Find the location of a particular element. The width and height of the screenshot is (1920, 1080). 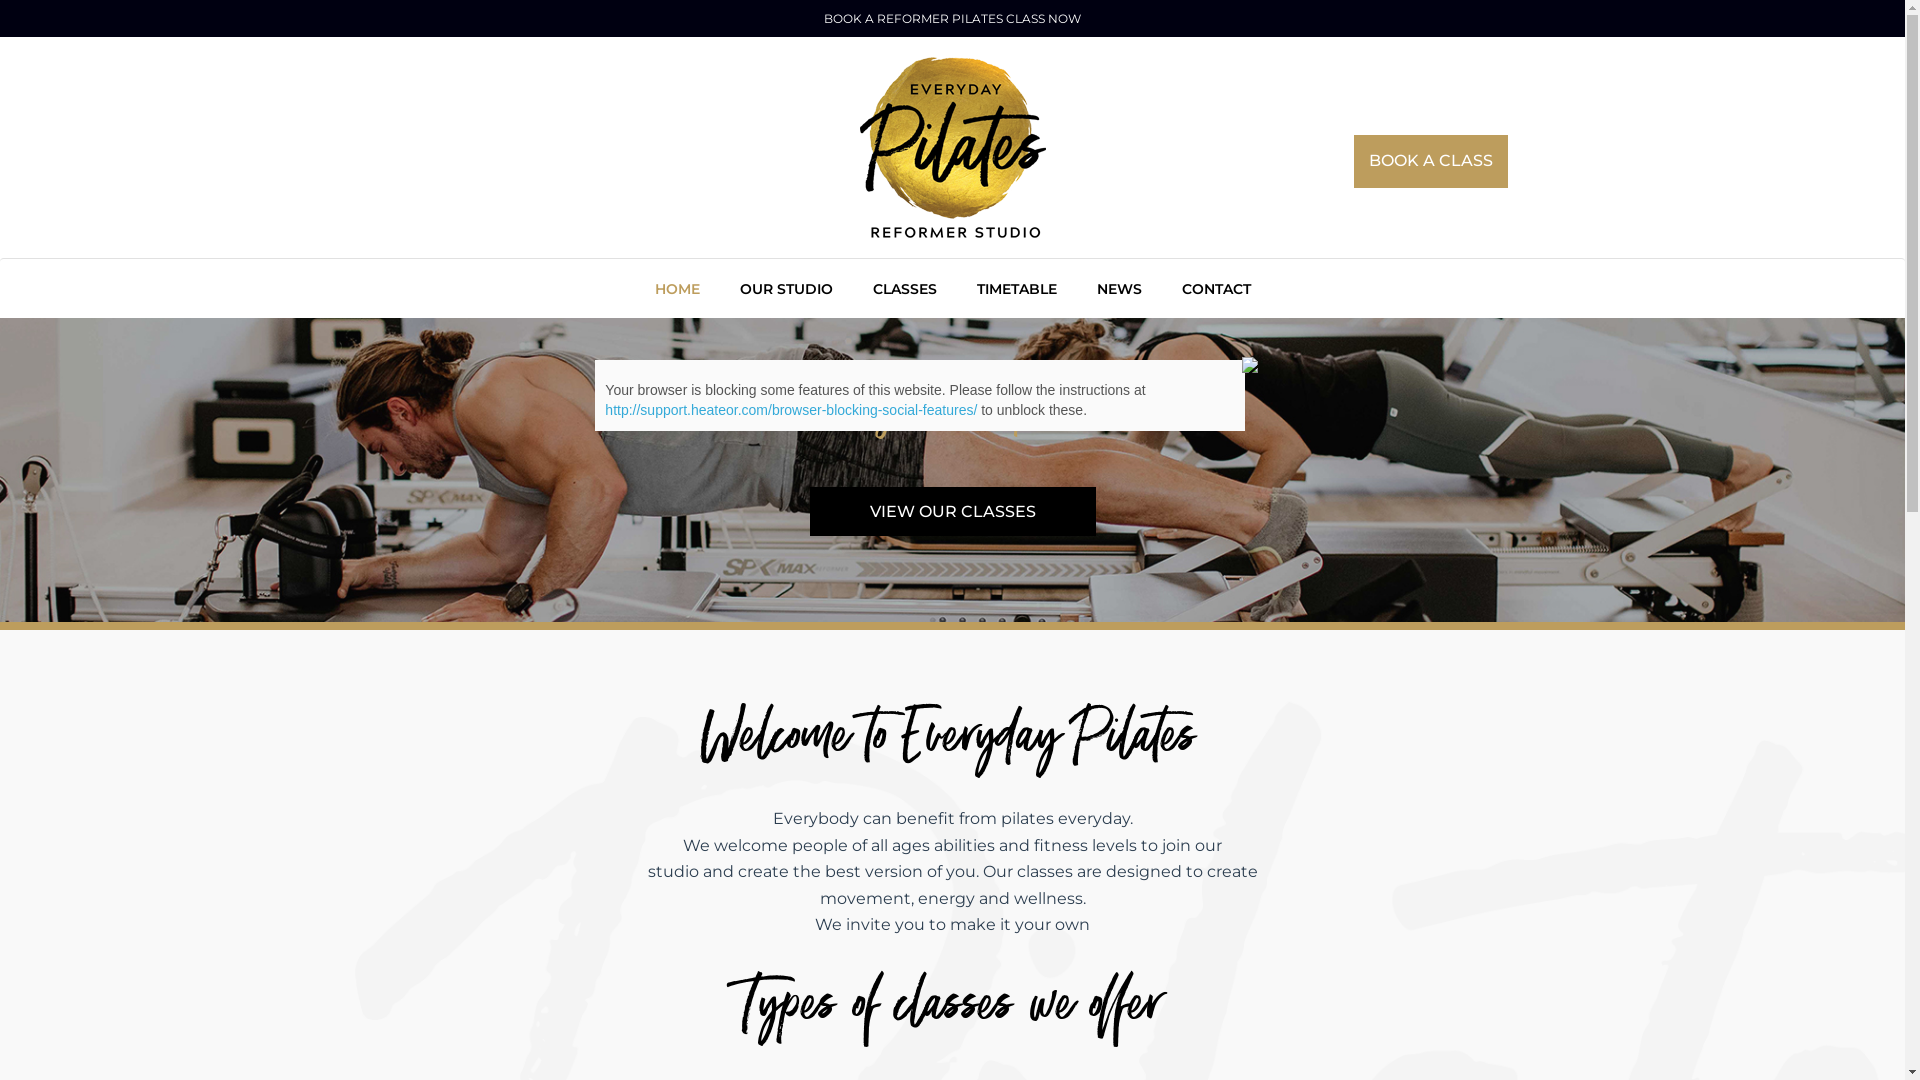

'BOOK A CLASS' is located at coordinates (1353, 160).